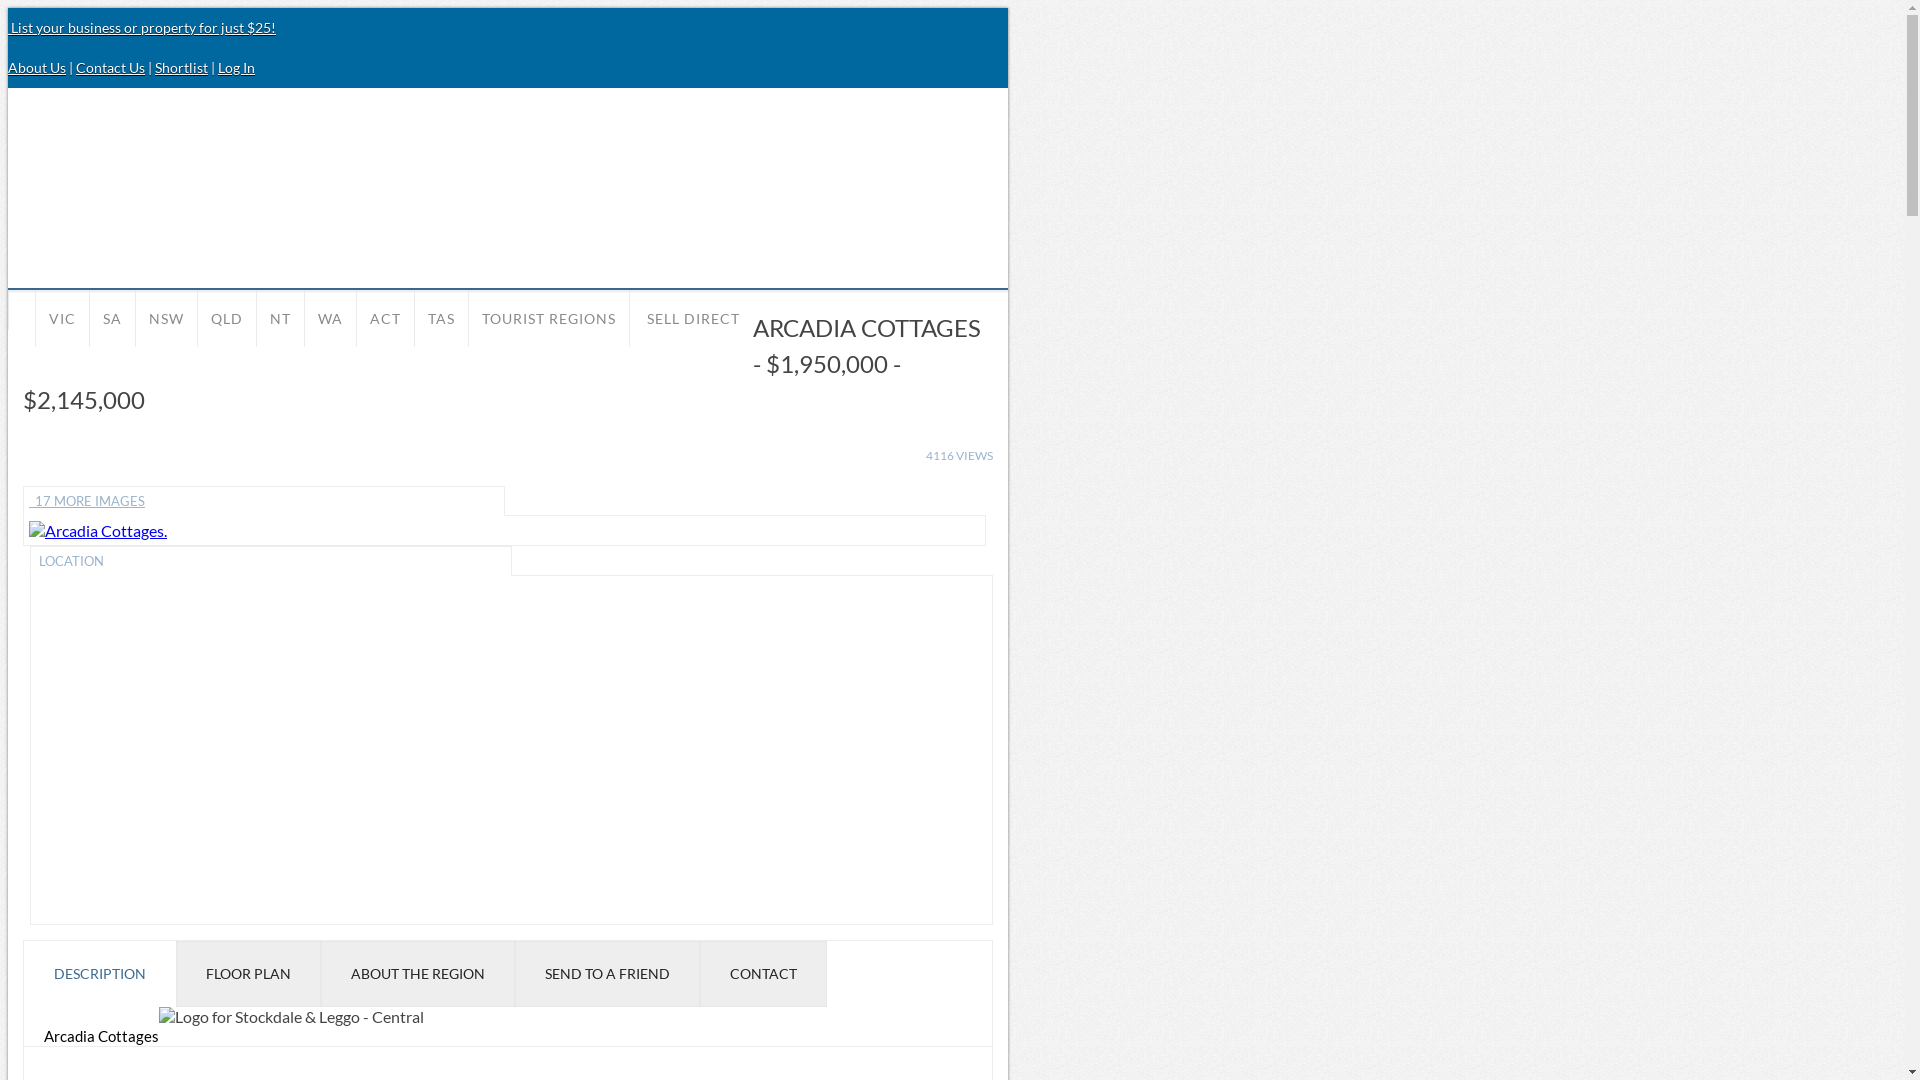  Describe the element at coordinates (109, 66) in the screenshot. I see `'Contact Us'` at that location.